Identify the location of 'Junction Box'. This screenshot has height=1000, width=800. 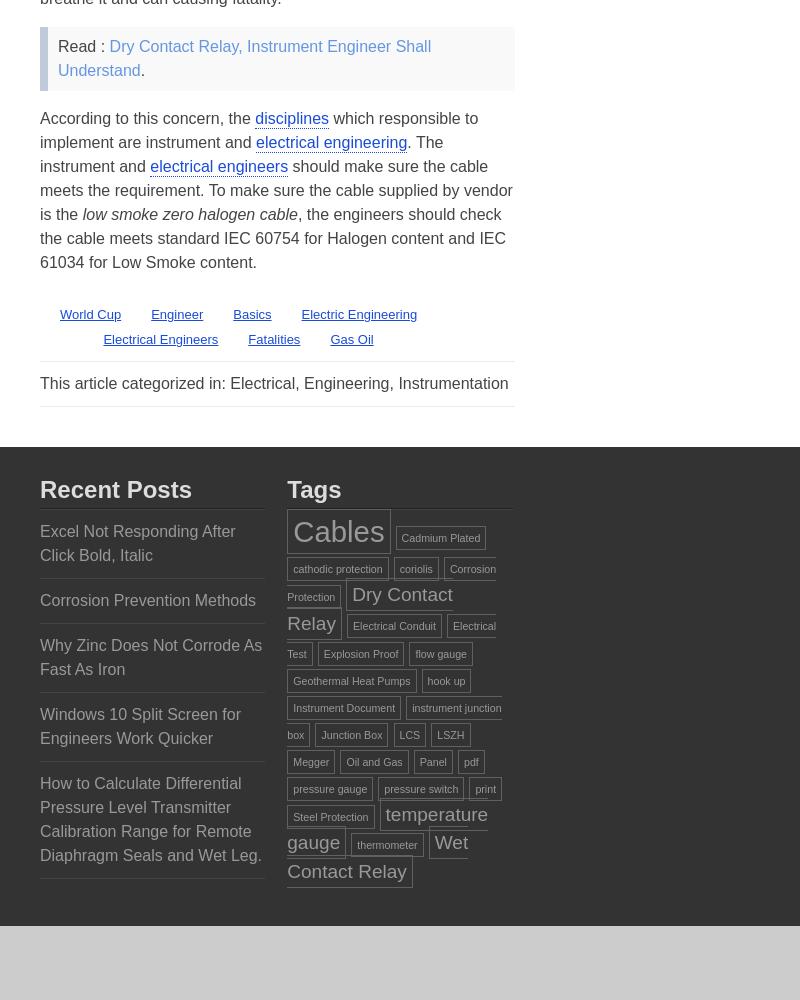
(351, 733).